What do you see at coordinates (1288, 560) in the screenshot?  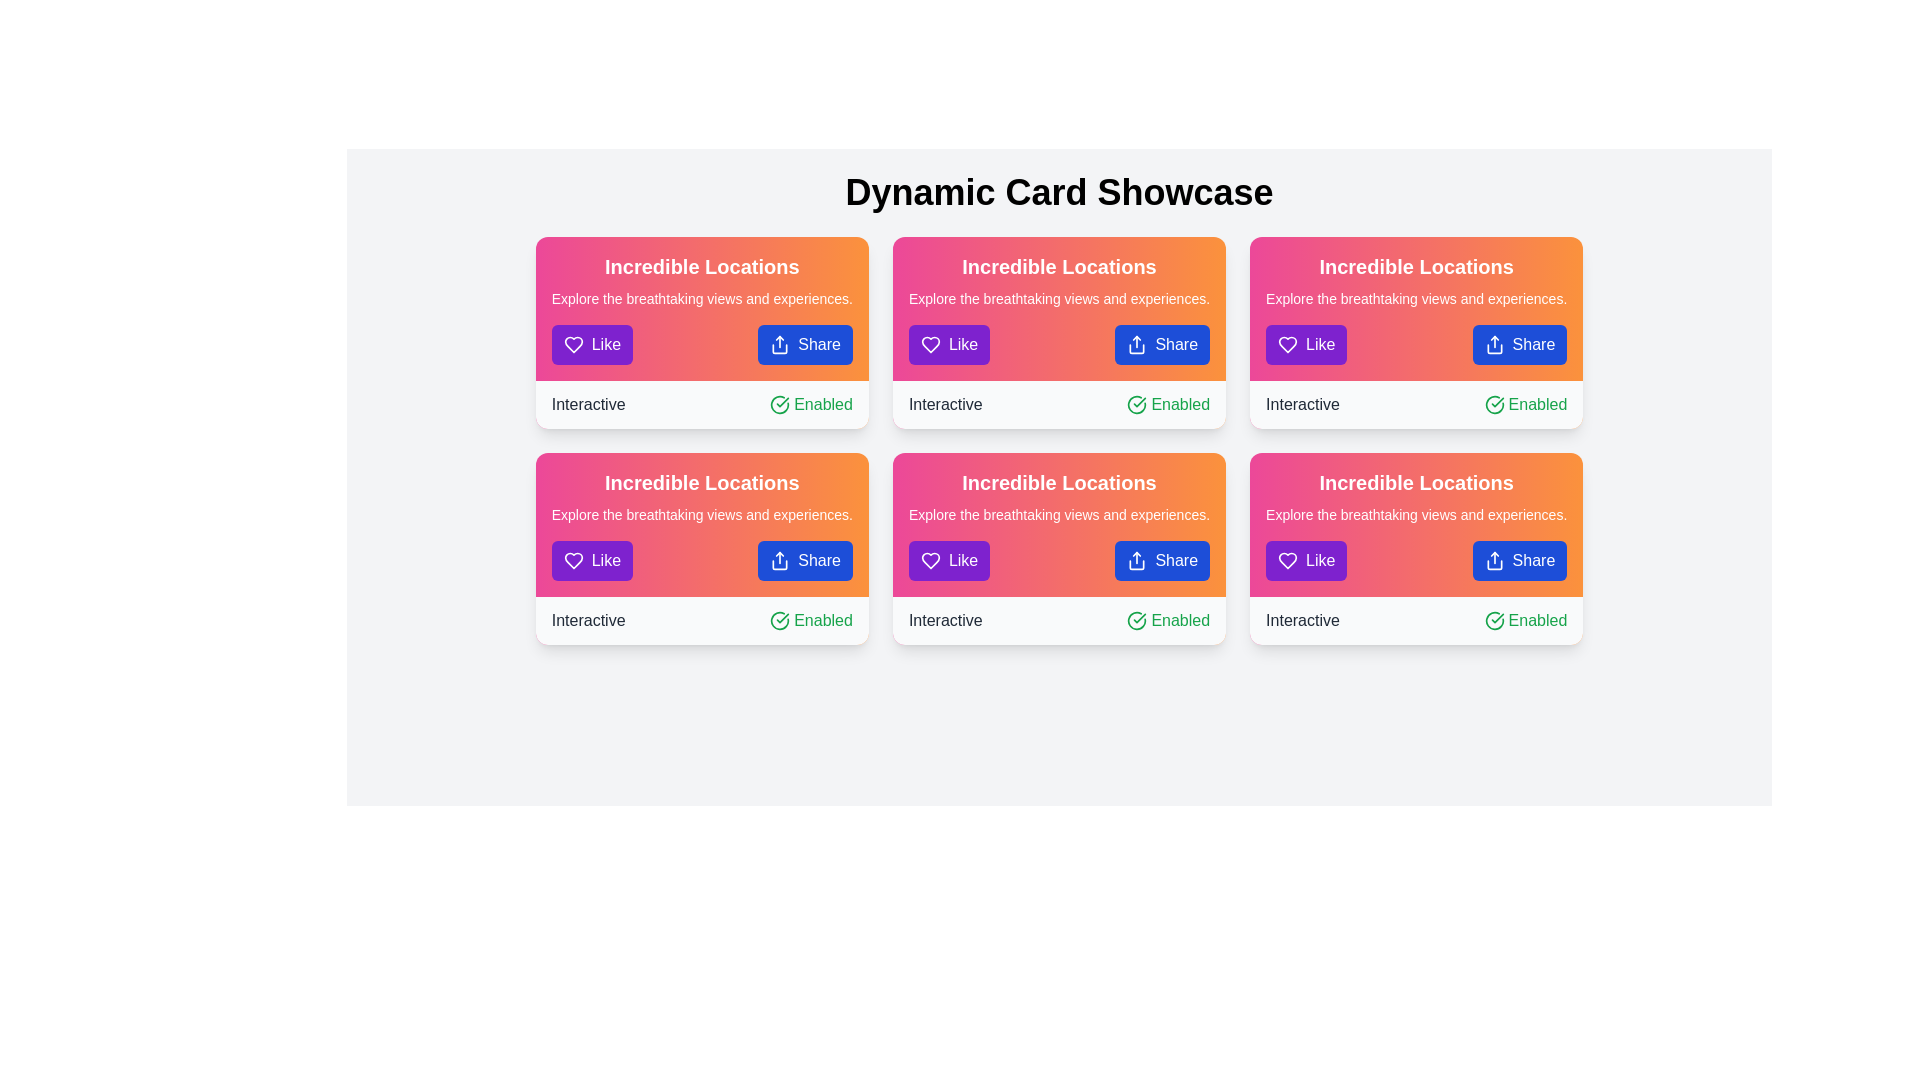 I see `the heart icon within the 'Like' button at the bottom left corner of the card component to like it` at bounding box center [1288, 560].